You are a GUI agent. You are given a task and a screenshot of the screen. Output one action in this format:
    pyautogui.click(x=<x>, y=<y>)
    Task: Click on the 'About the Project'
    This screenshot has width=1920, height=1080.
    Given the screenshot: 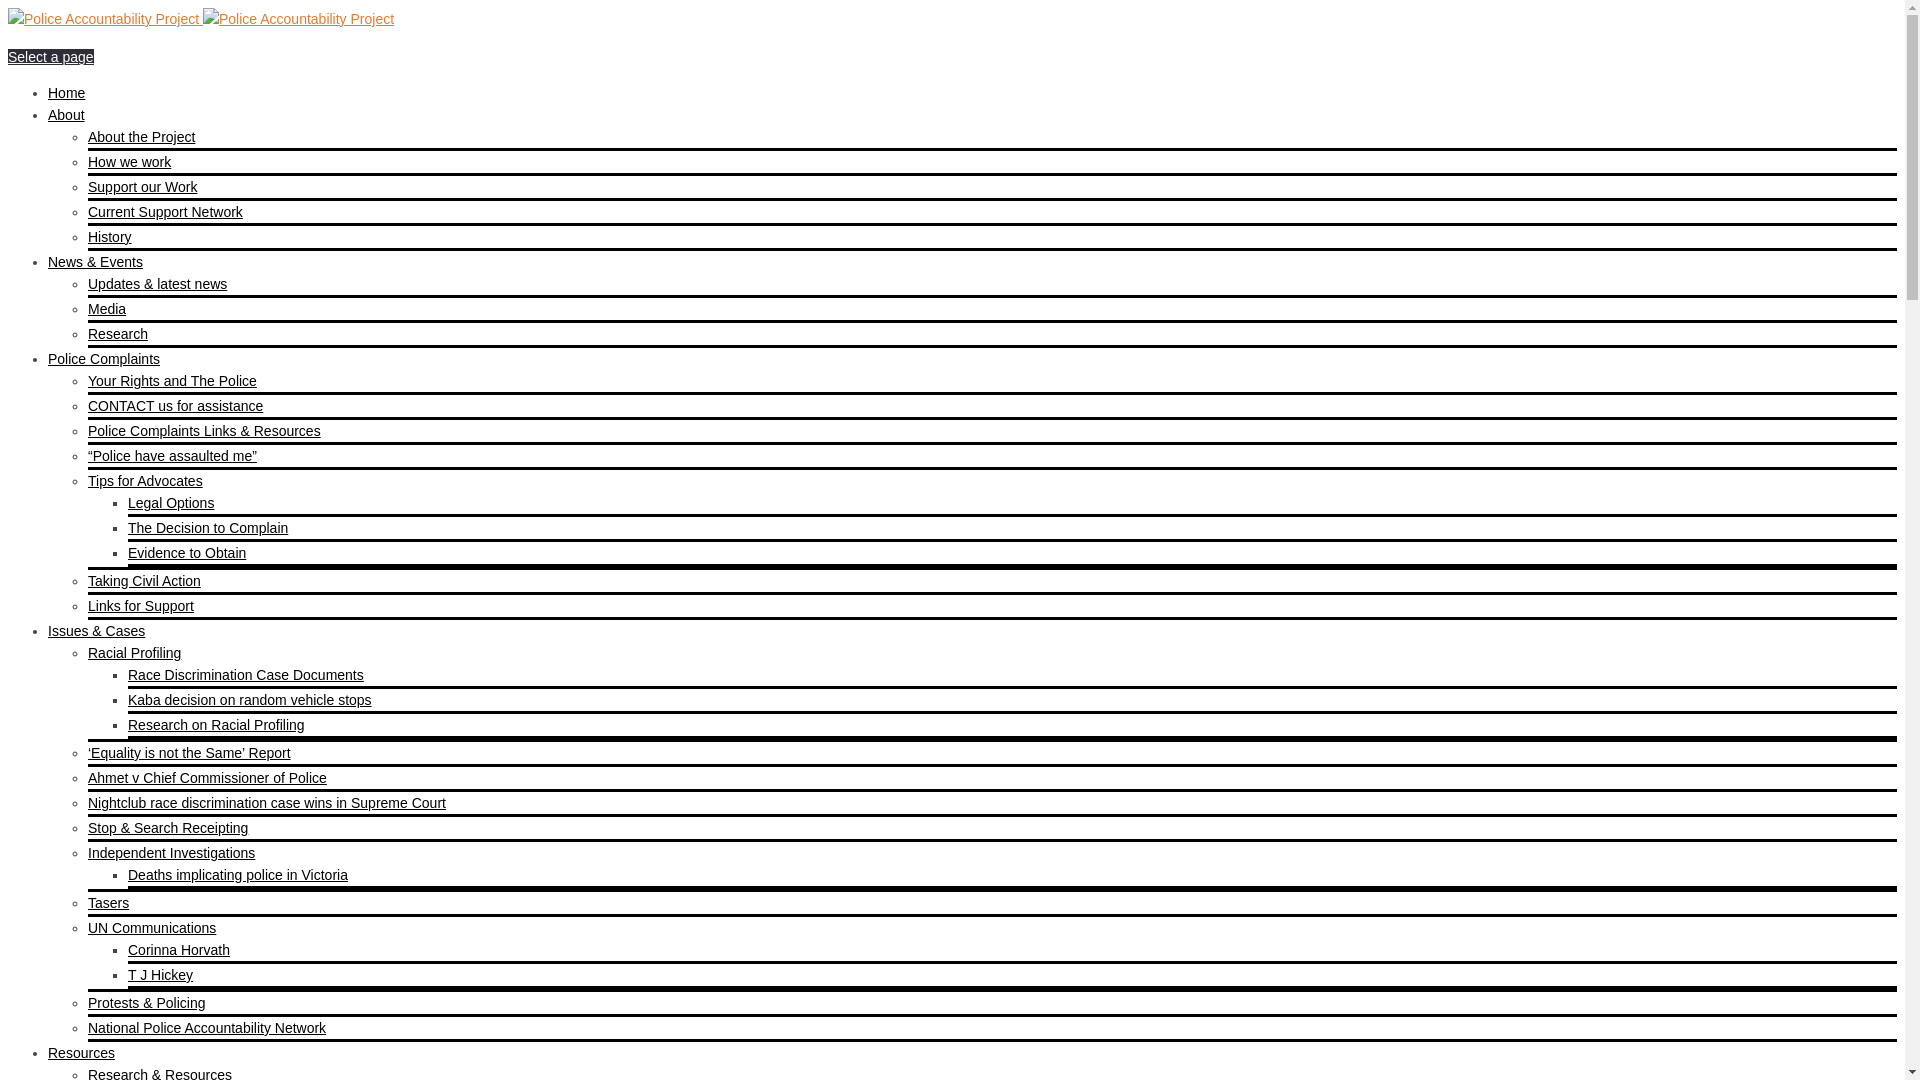 What is the action you would take?
    pyautogui.click(x=140, y=136)
    